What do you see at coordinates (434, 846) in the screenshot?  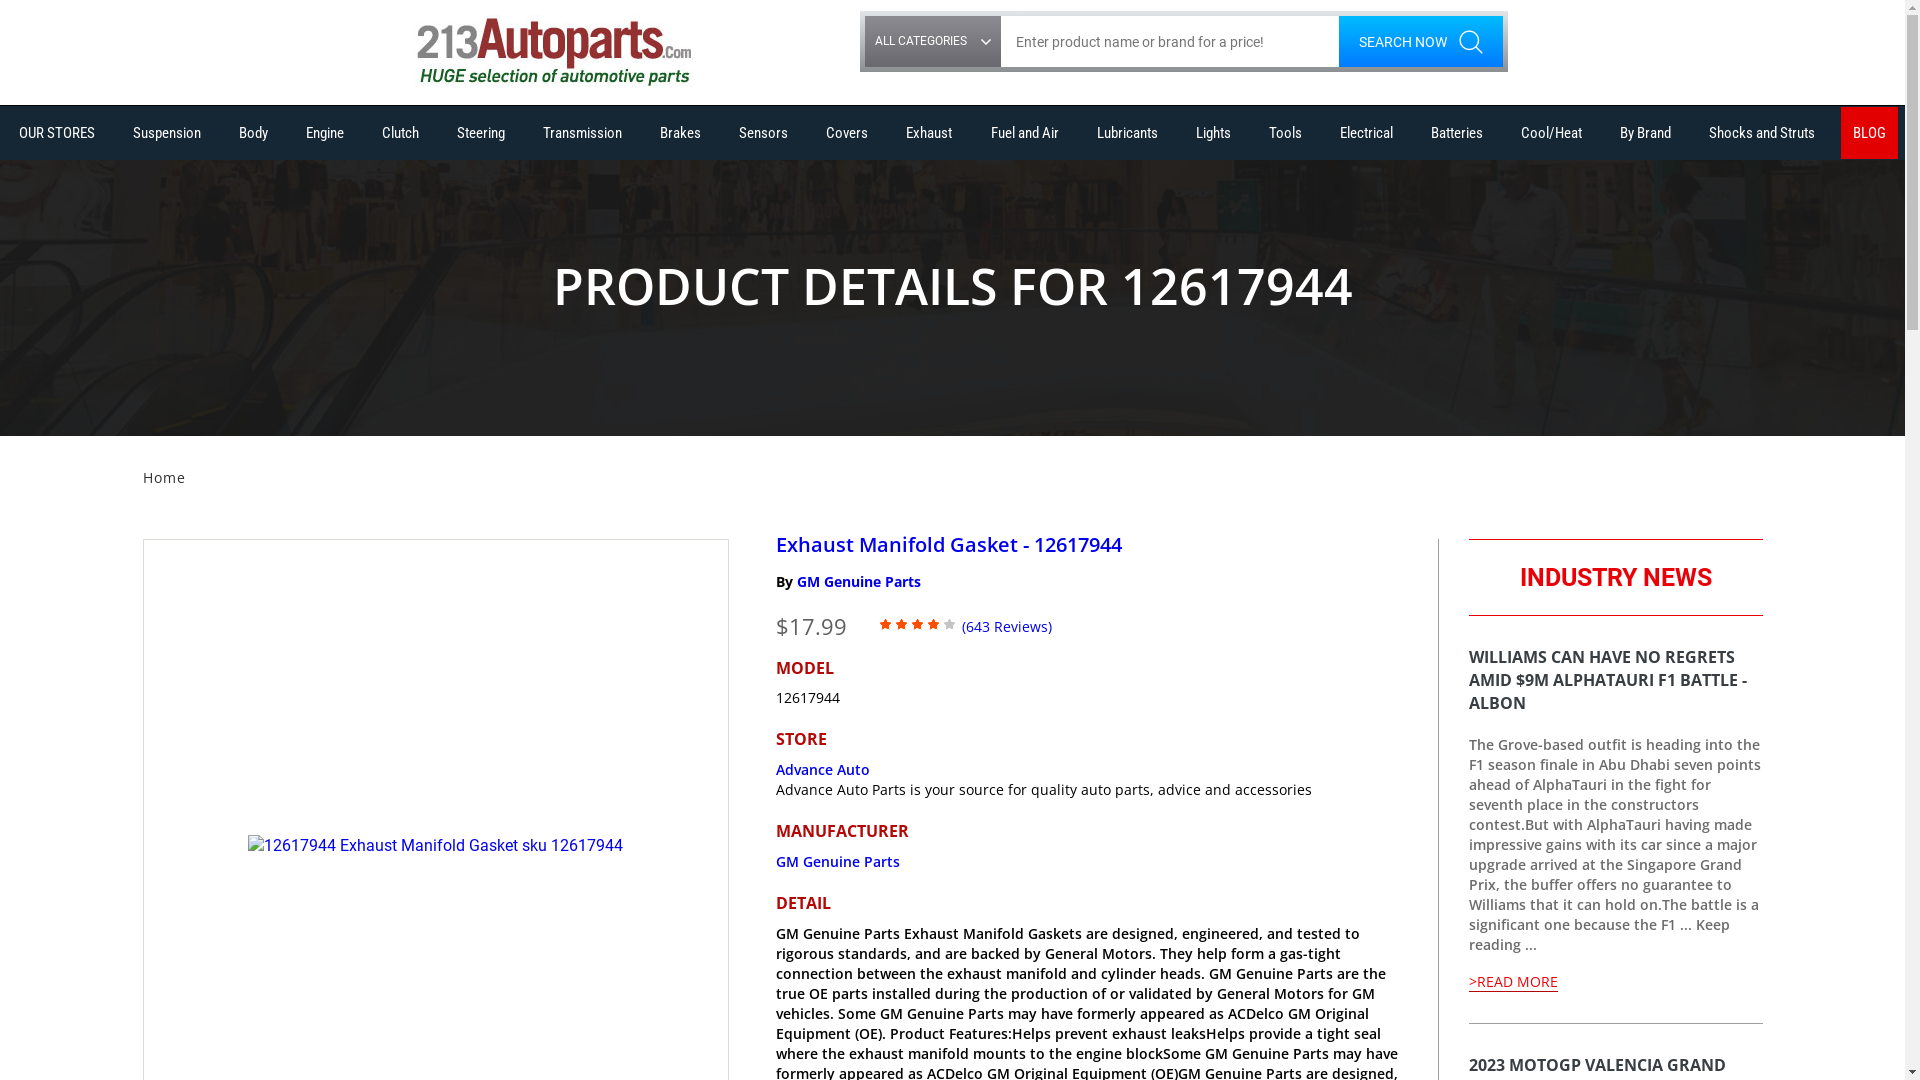 I see `'12617944 Exhaust Manifold Gasket sku 12617944'` at bounding box center [434, 846].